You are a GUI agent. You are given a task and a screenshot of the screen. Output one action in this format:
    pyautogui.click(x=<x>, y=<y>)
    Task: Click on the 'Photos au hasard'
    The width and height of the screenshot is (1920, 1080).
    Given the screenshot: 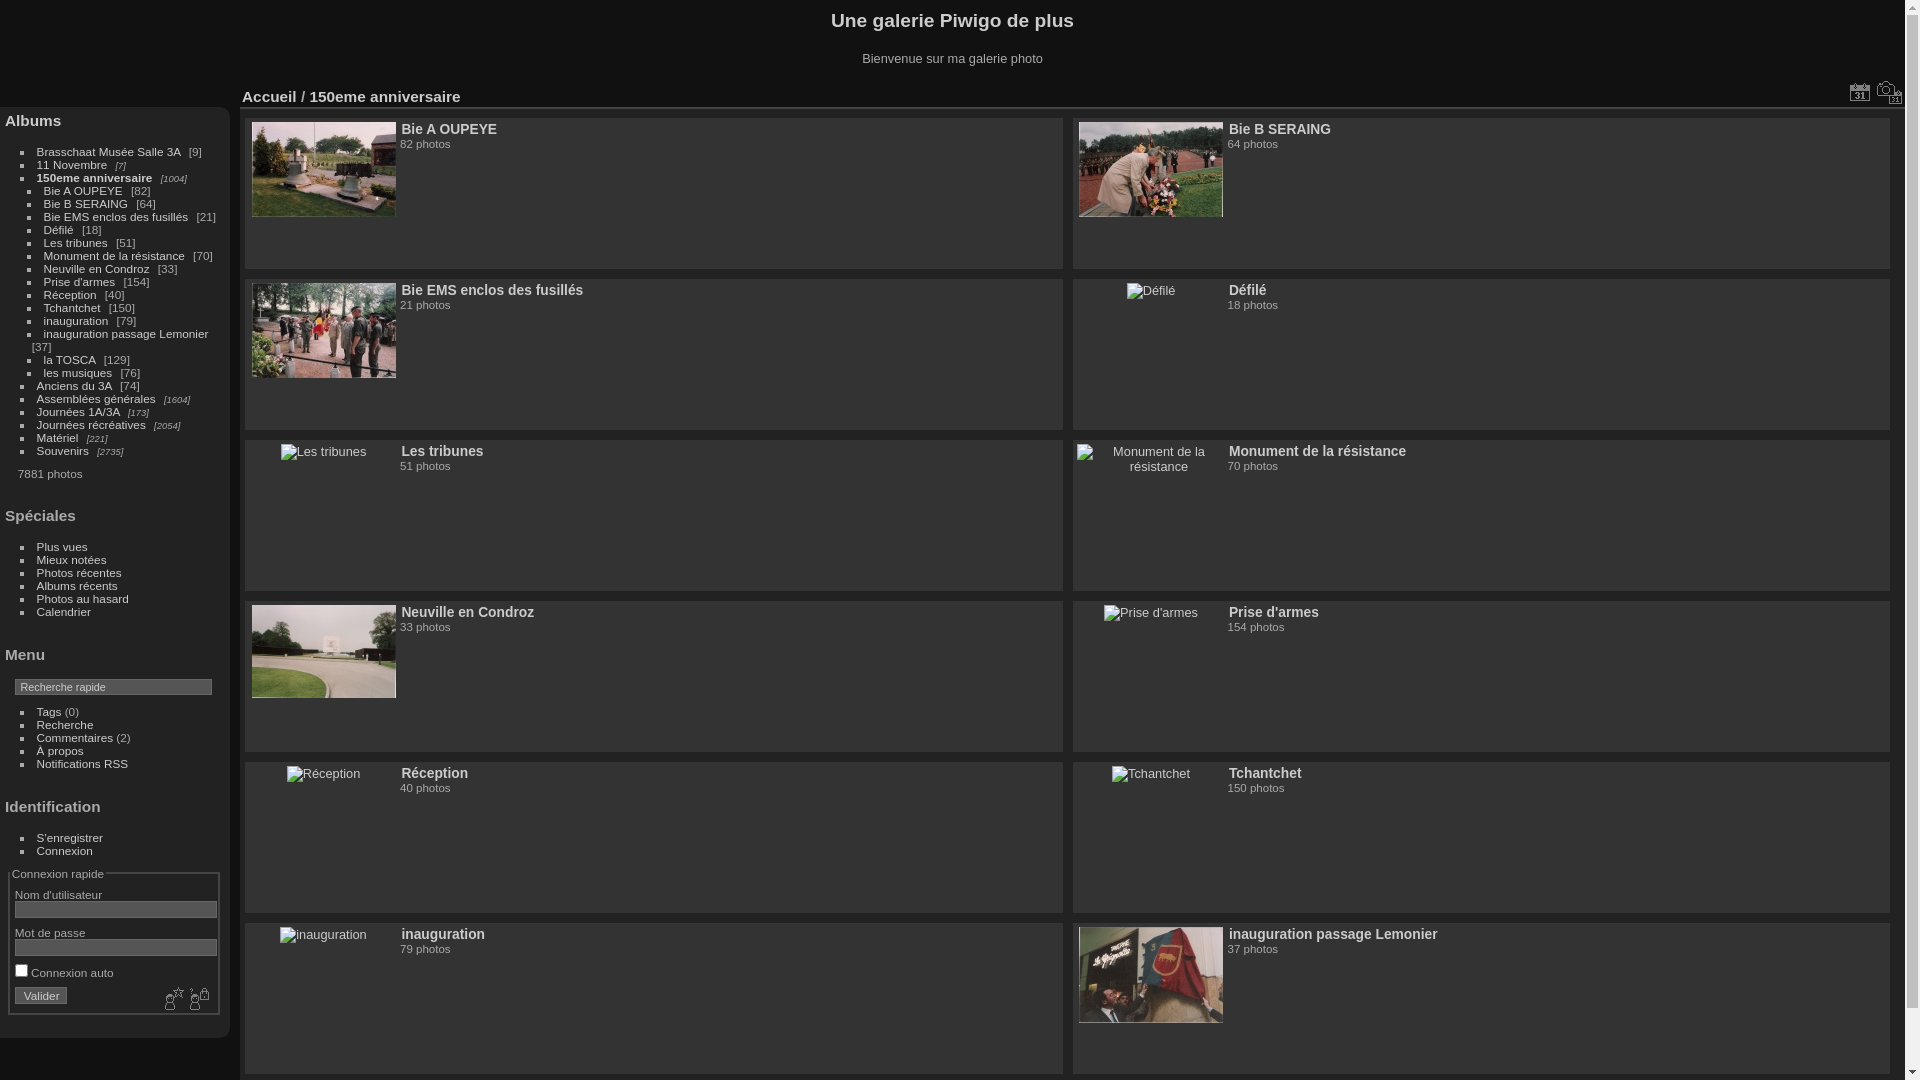 What is the action you would take?
    pyautogui.click(x=81, y=597)
    